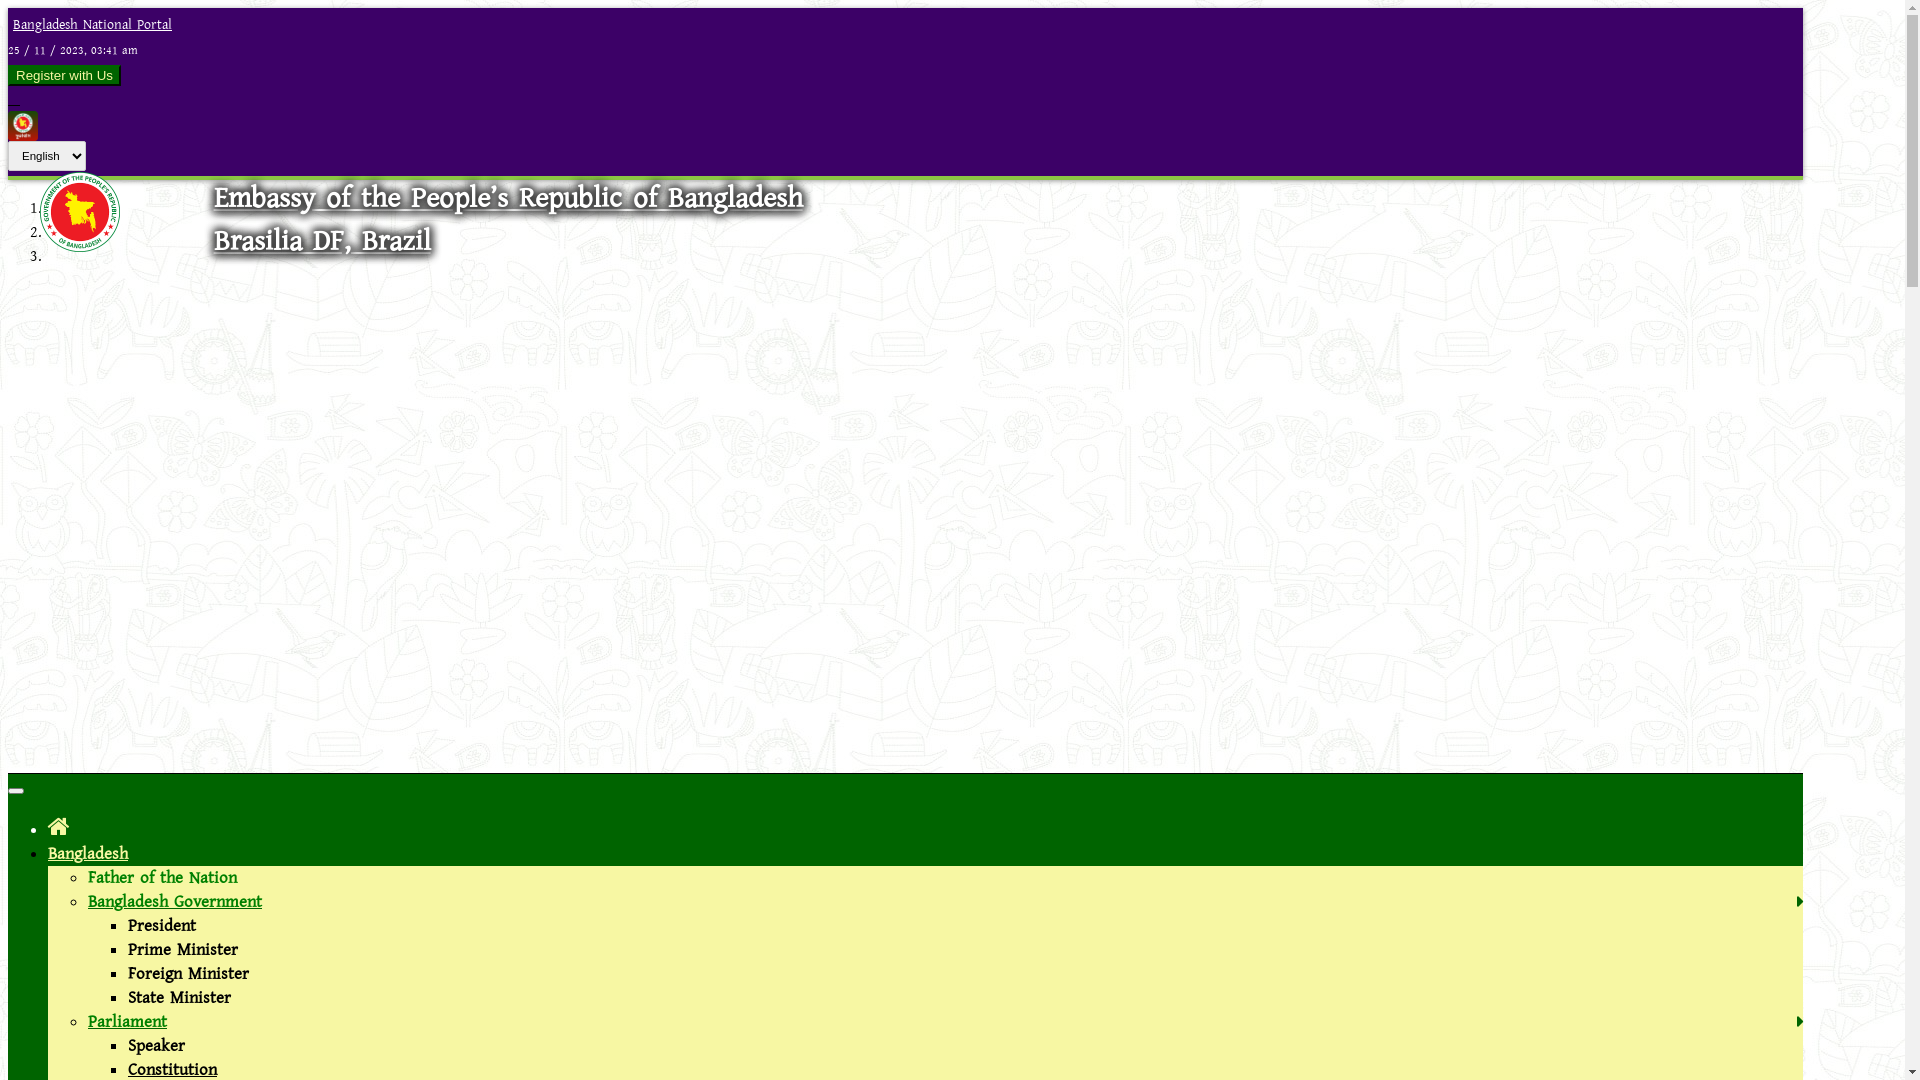  What do you see at coordinates (127, 925) in the screenshot?
I see `'President'` at bounding box center [127, 925].